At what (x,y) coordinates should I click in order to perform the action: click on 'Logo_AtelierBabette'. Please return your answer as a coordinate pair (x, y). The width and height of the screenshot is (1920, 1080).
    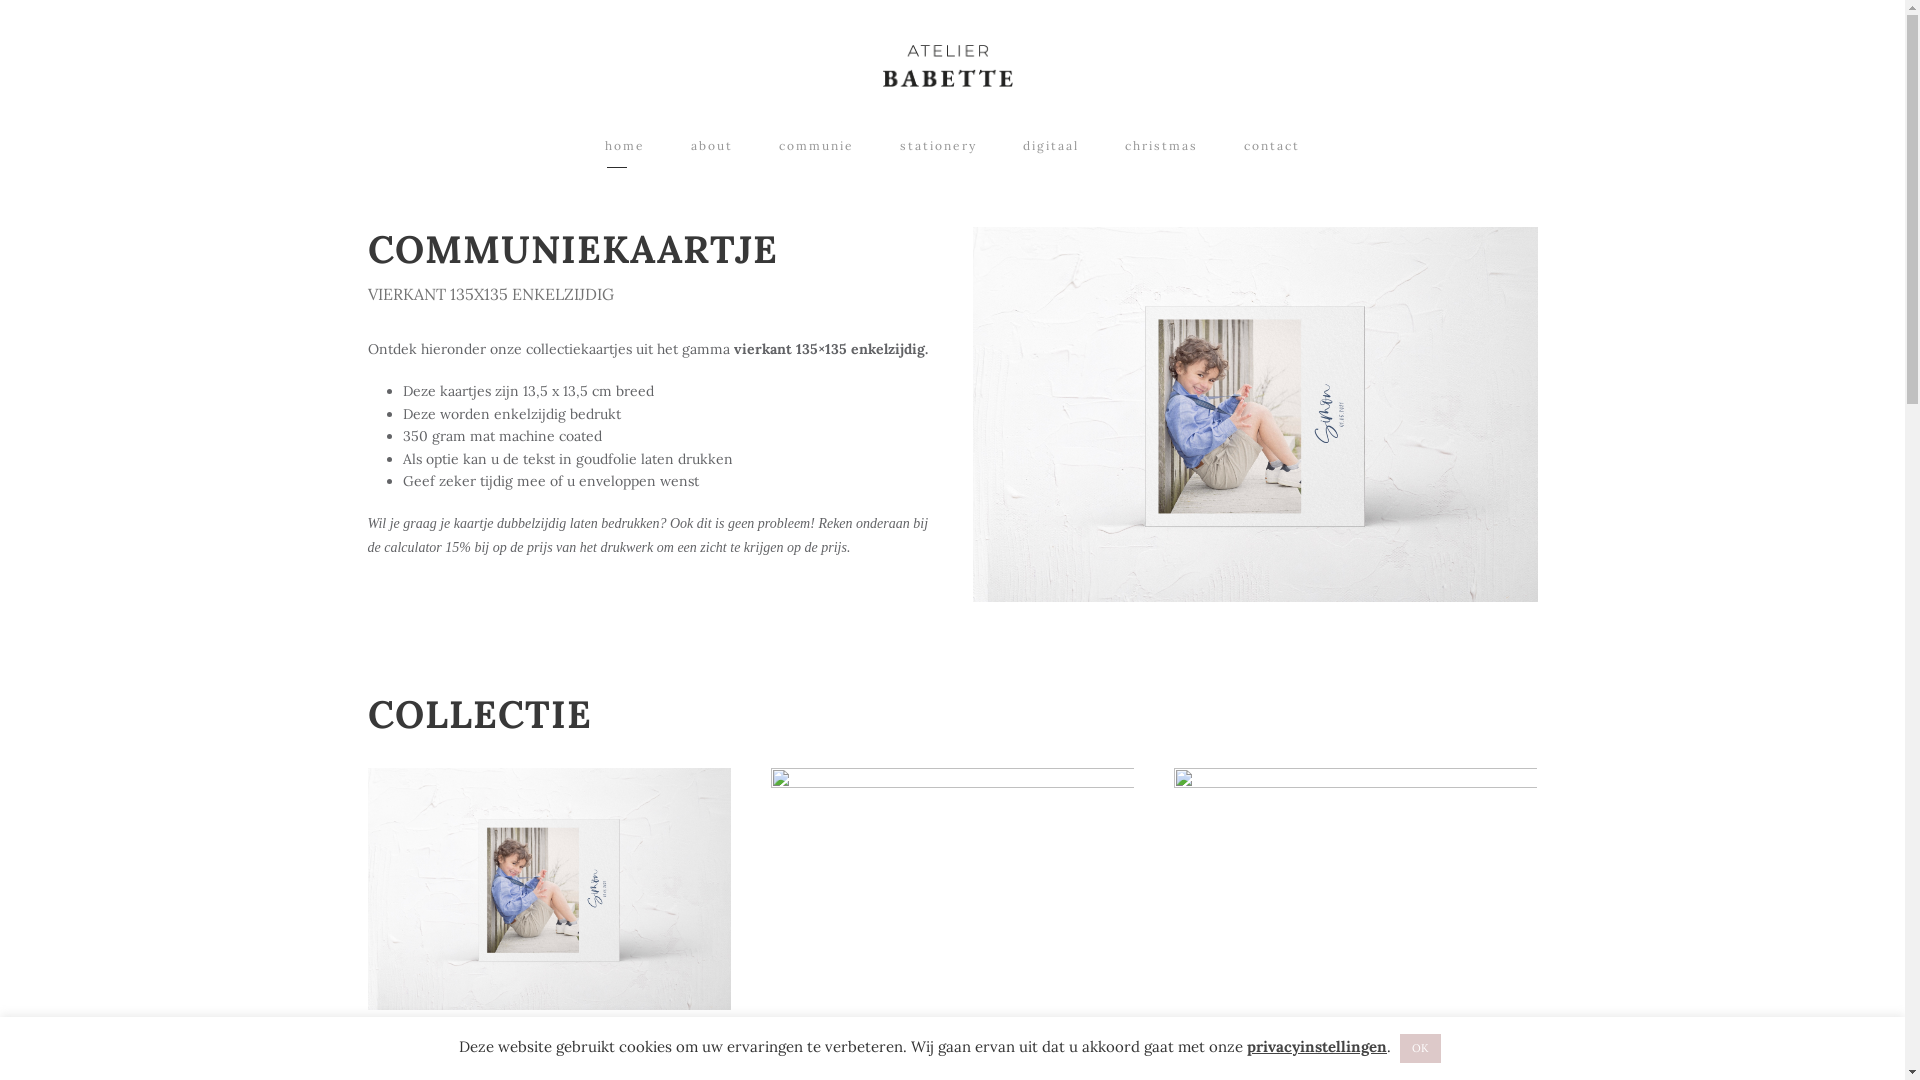
    Looking at the image, I should click on (945, 64).